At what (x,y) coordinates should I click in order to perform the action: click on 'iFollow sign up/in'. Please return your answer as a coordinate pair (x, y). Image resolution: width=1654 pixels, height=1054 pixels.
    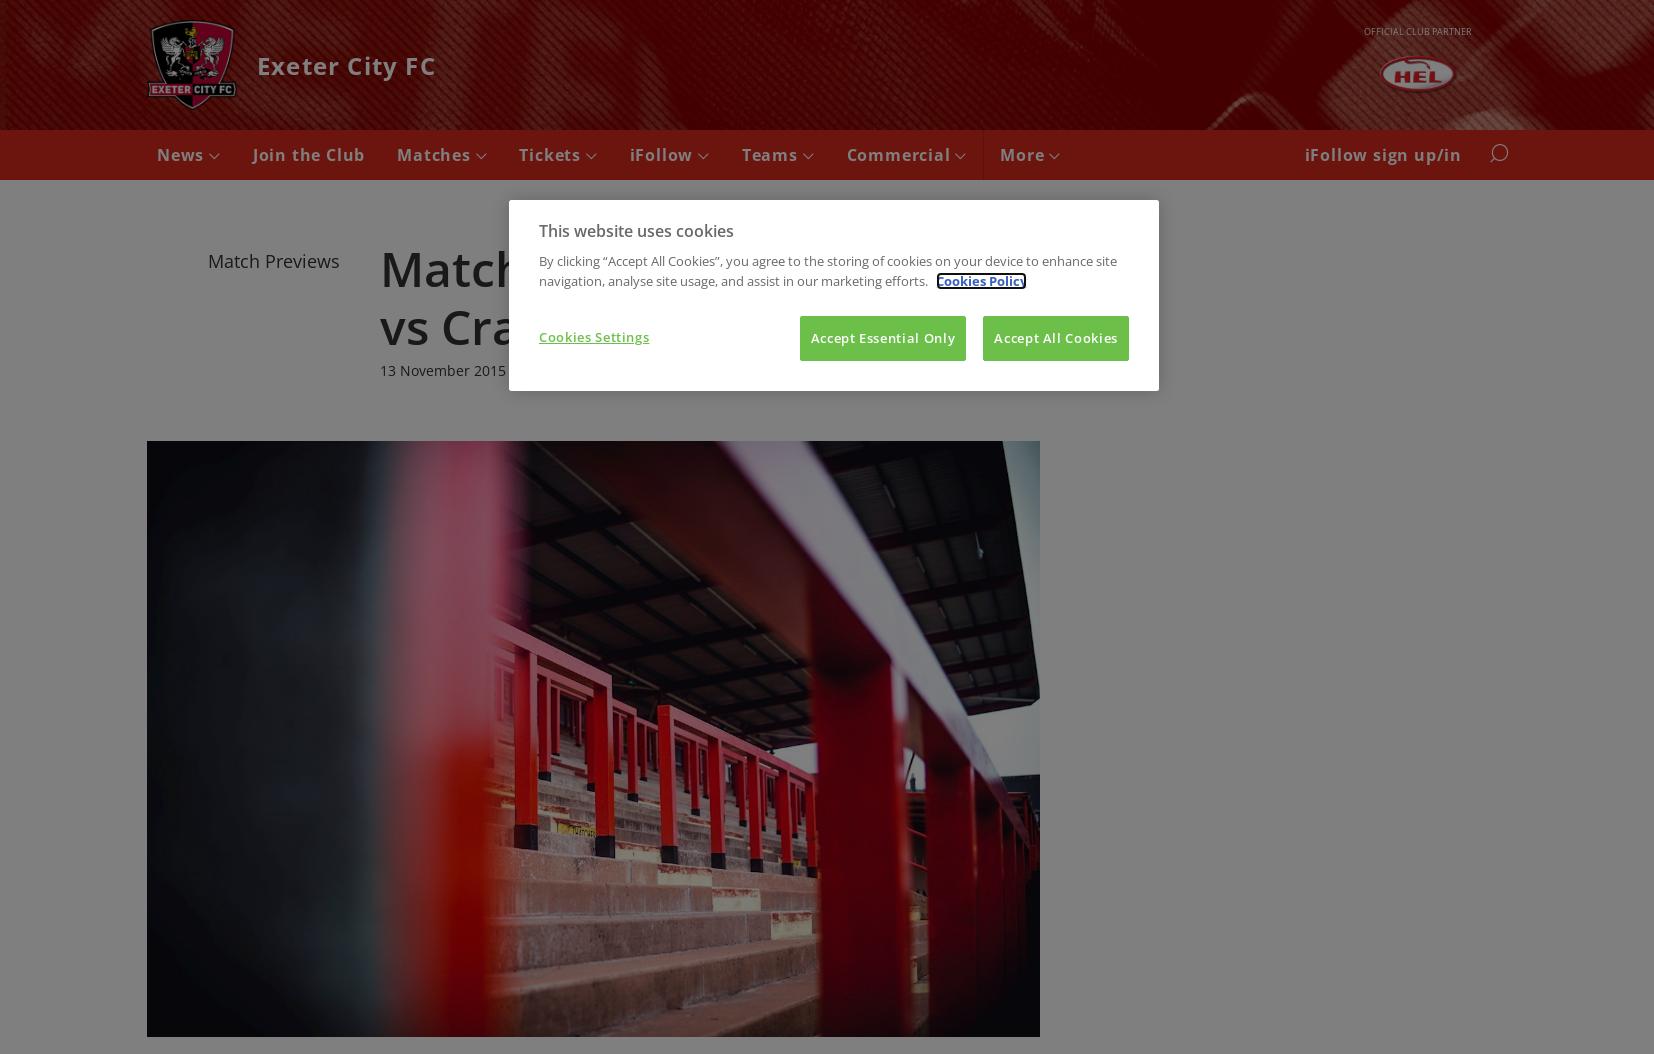
    Looking at the image, I should click on (1383, 155).